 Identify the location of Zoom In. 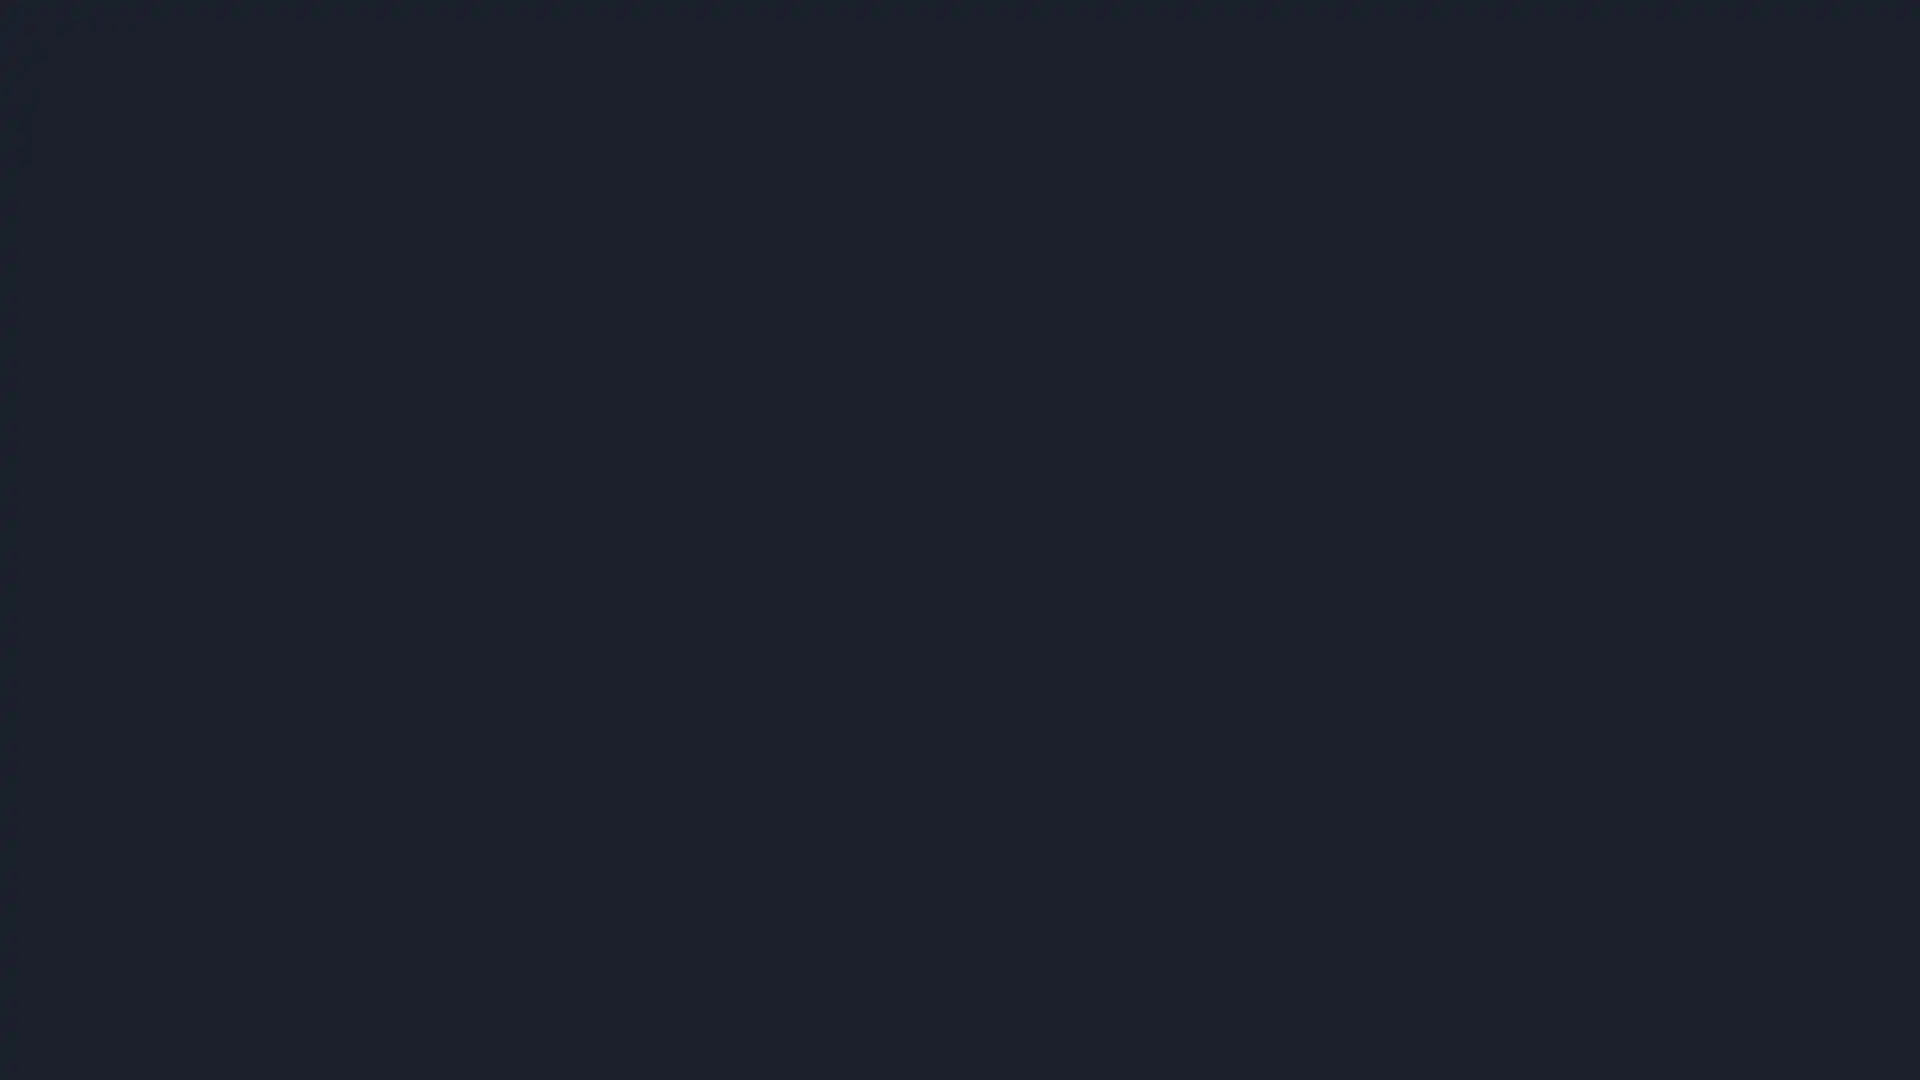
(1437, 69).